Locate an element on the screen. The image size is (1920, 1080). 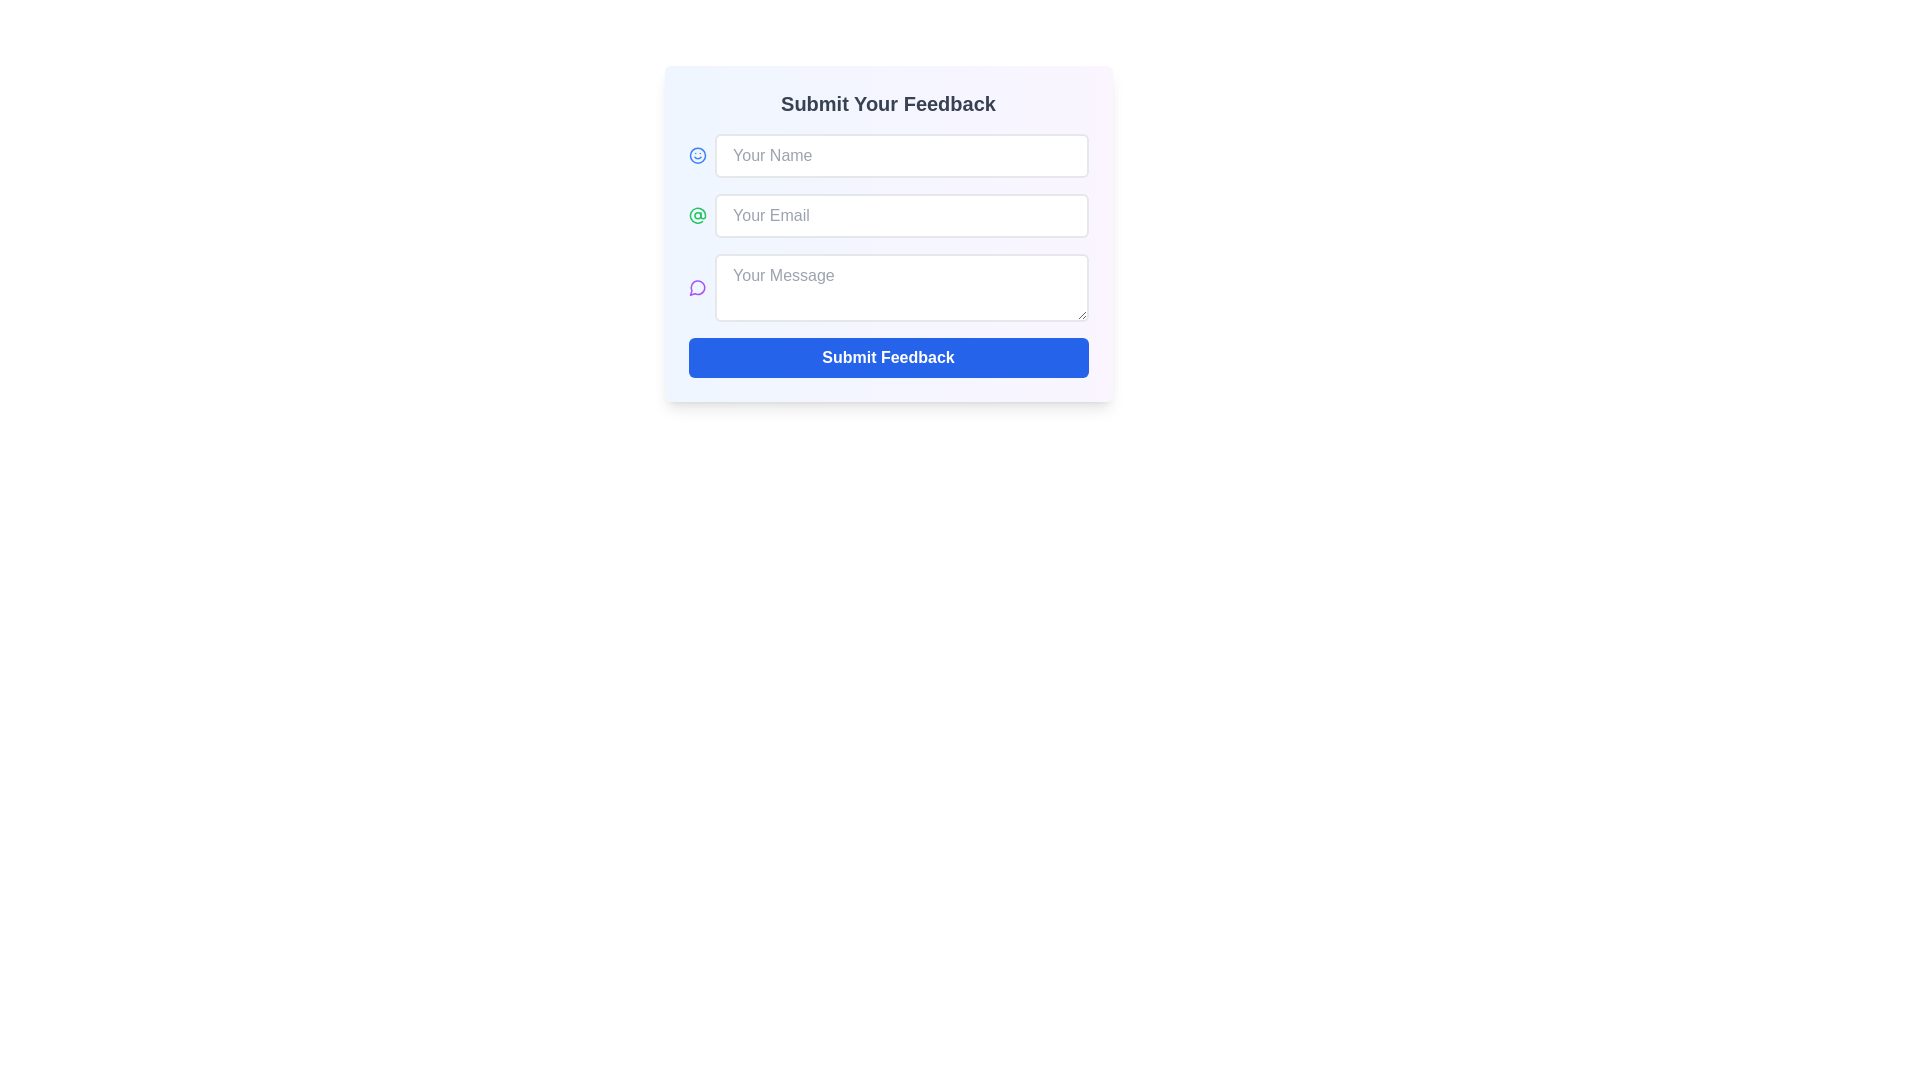
the '@' symbol icon located to the left of the 'Your Email' input field in the second row of the form is located at coordinates (697, 216).